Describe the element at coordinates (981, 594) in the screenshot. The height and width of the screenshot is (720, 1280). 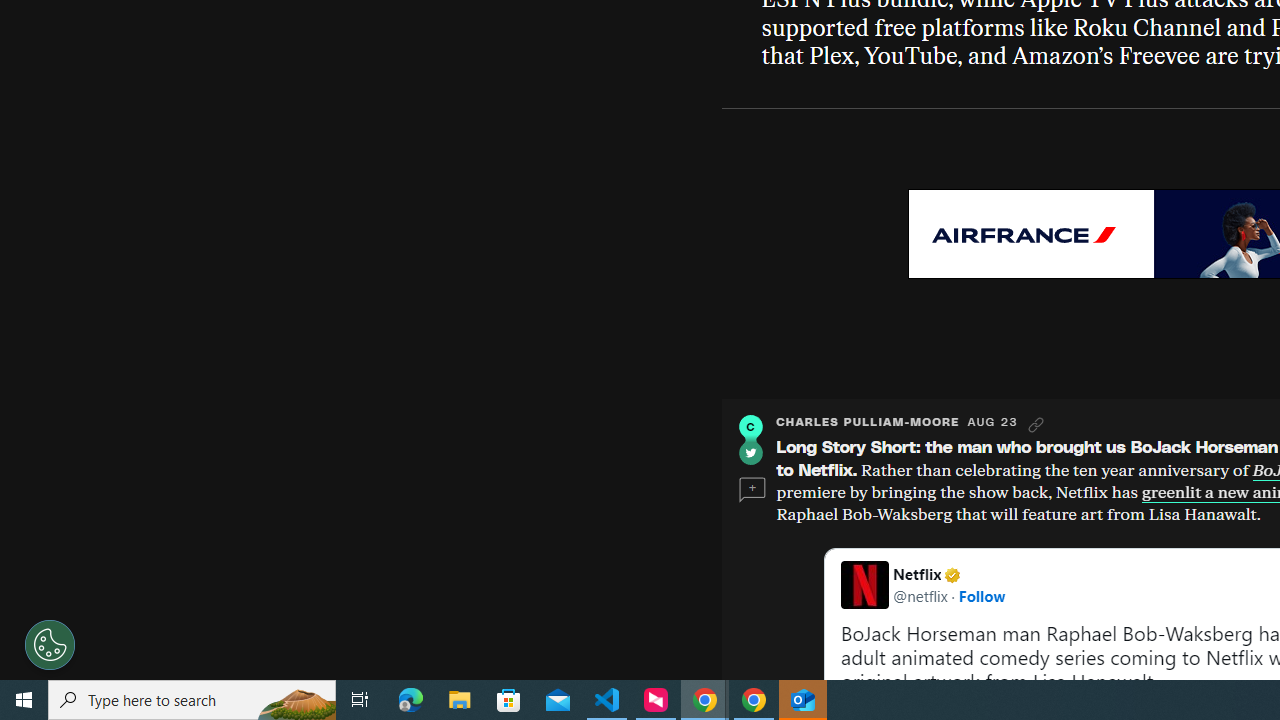
I see `'Follow'` at that location.